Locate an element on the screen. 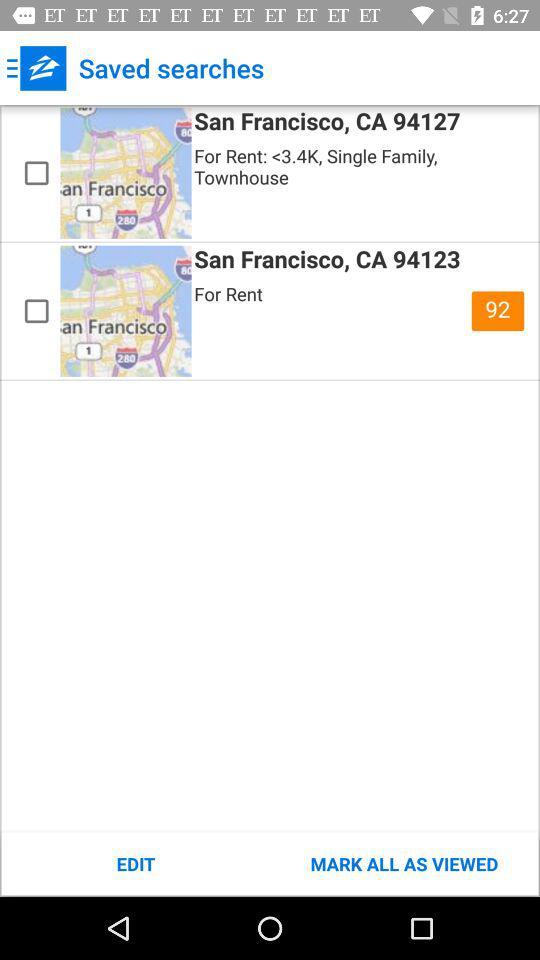 The height and width of the screenshot is (960, 540). the mark all as is located at coordinates (404, 863).